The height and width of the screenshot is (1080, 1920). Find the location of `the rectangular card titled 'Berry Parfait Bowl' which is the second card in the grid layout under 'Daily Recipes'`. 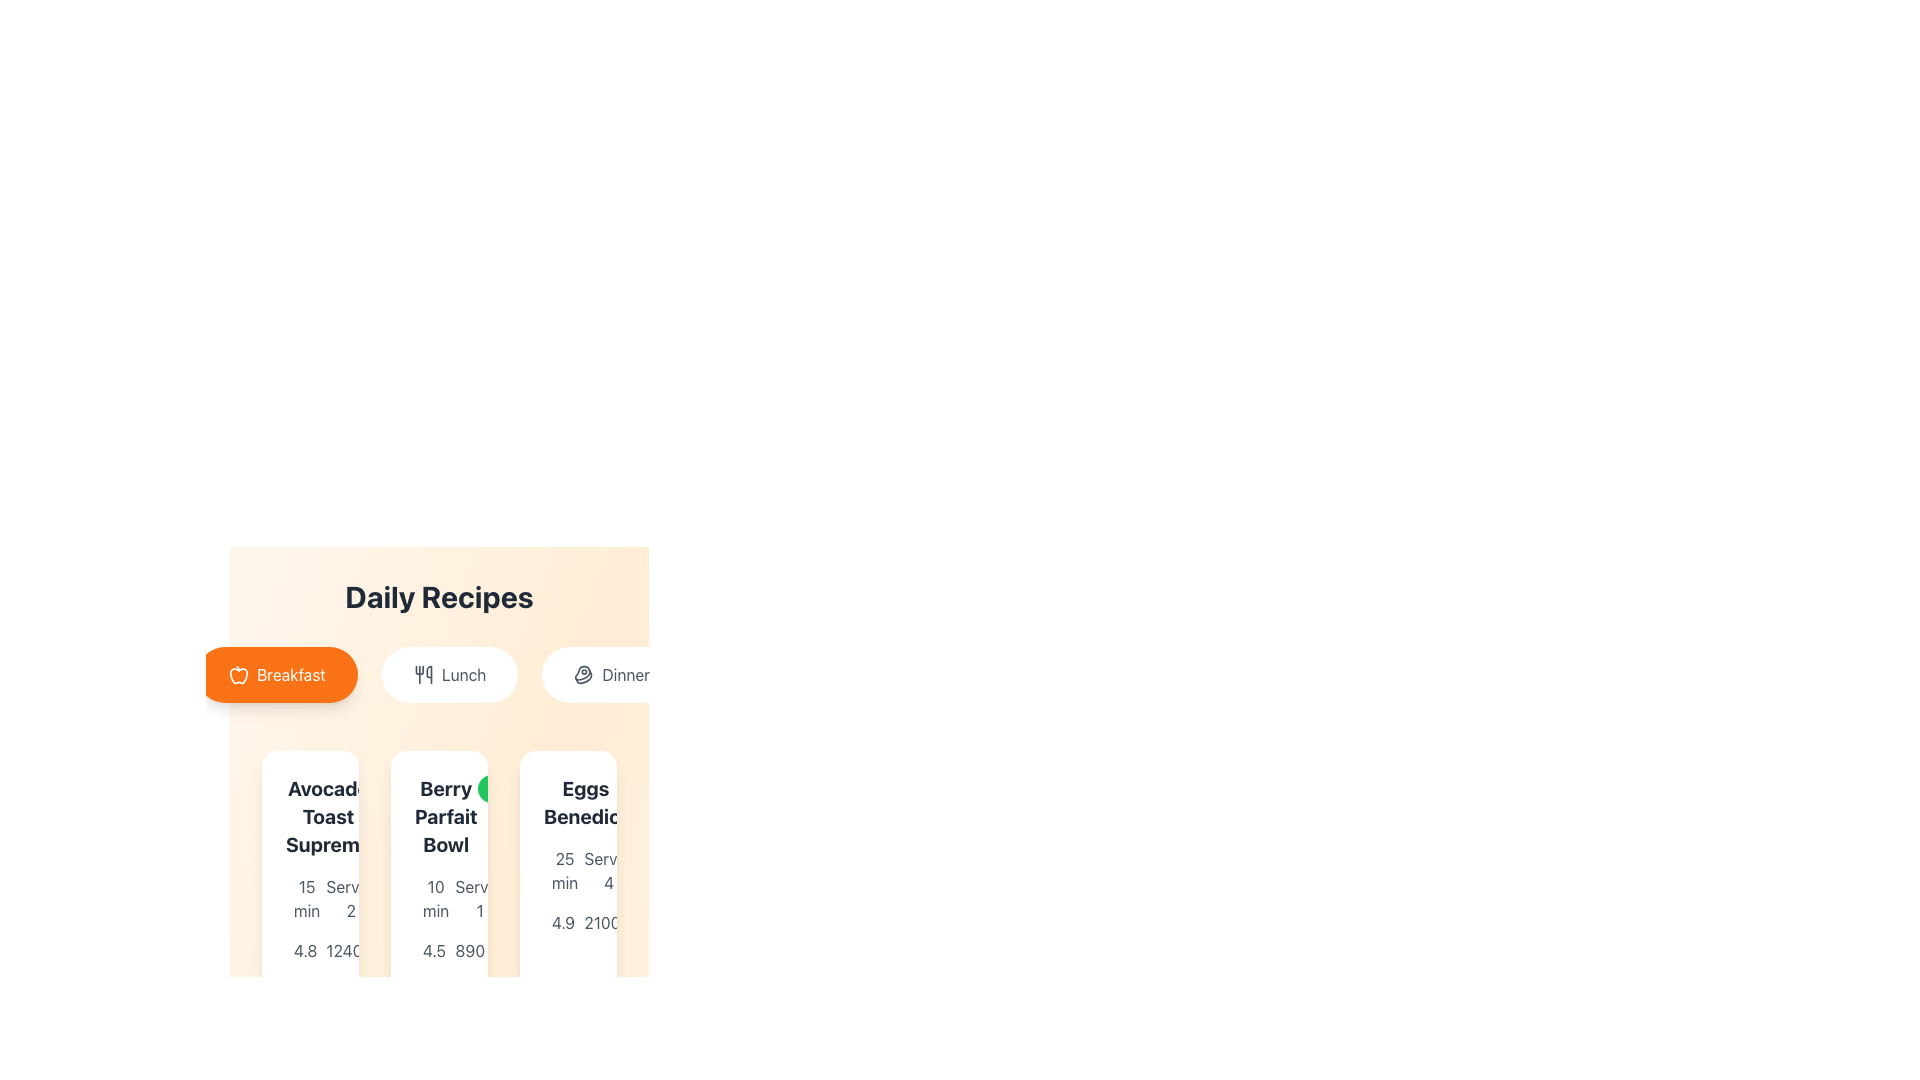

the rectangular card titled 'Berry Parfait Bowl' which is the second card in the grid layout under 'Daily Recipes' is located at coordinates (438, 879).